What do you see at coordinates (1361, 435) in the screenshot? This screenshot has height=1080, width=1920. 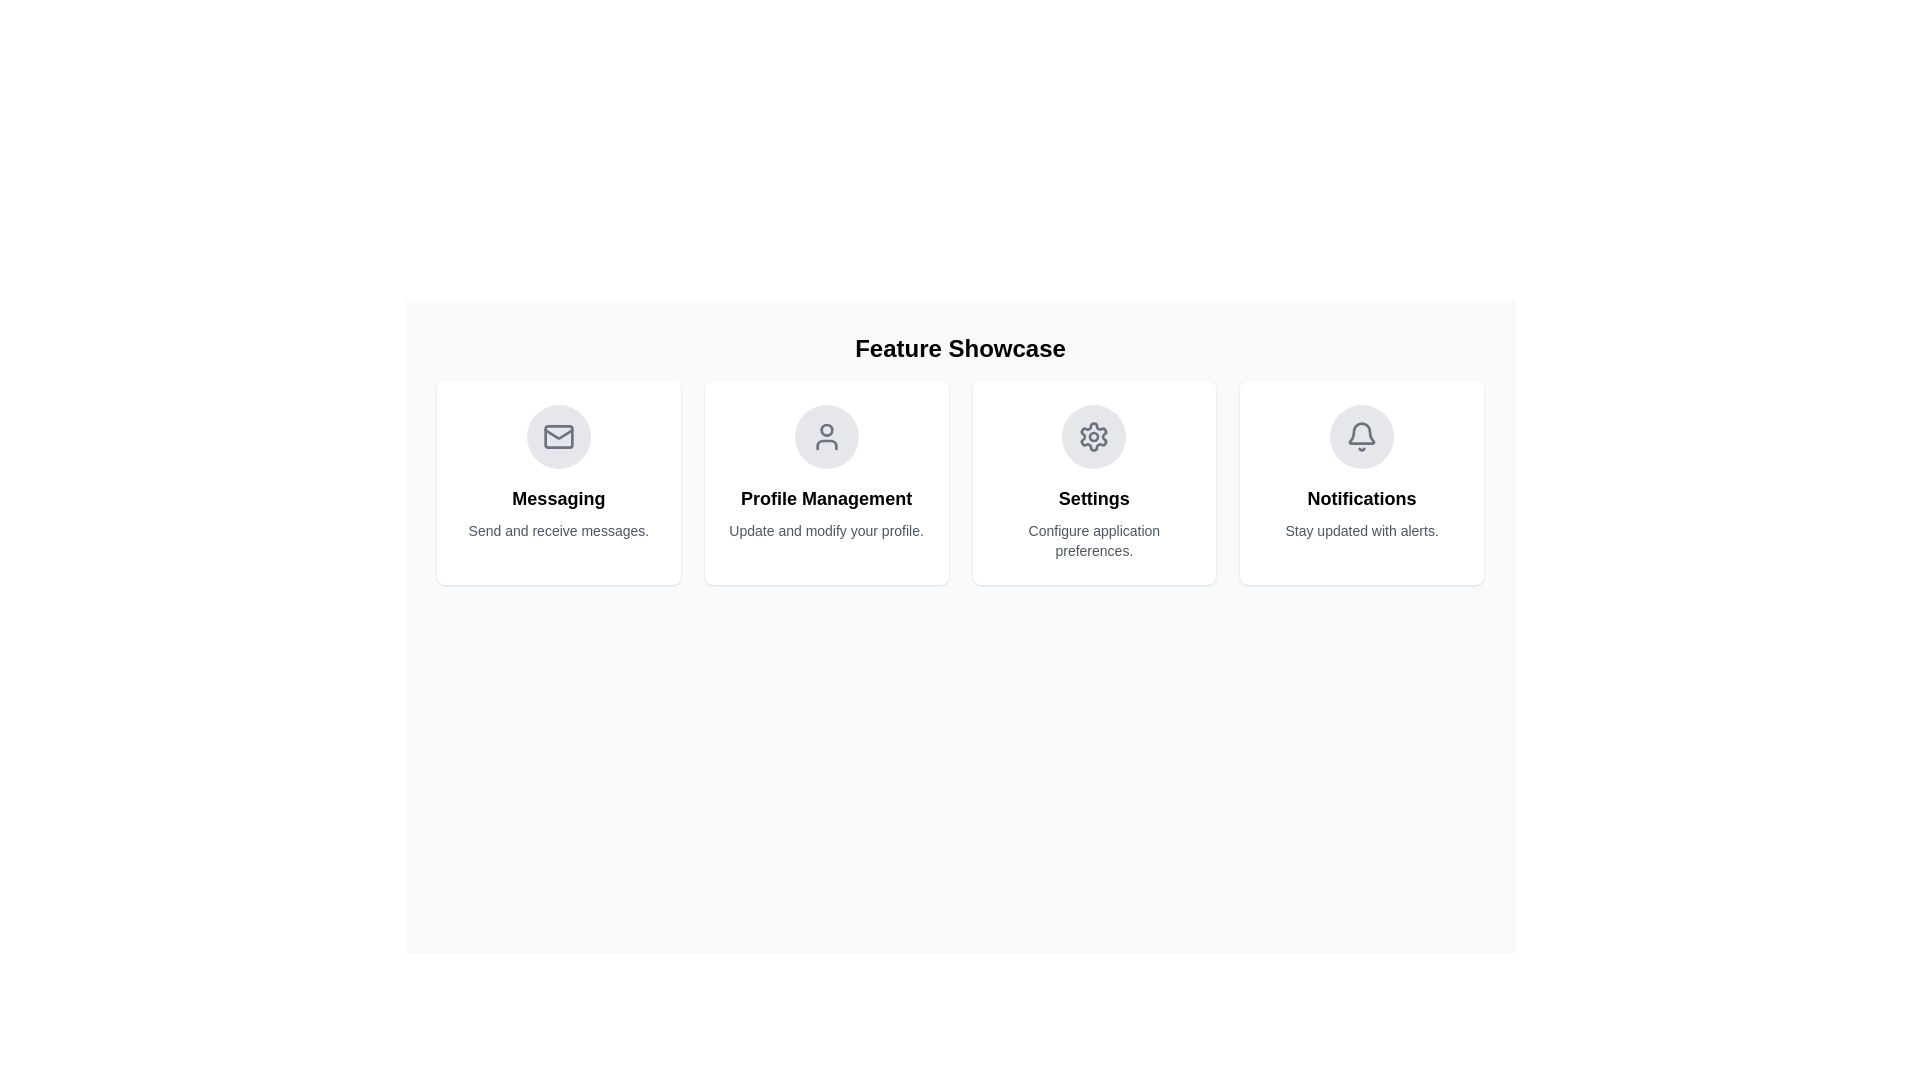 I see `the circular gray icon with a bell graphic in the center, located within the 'Notifications' card at the top region` at bounding box center [1361, 435].